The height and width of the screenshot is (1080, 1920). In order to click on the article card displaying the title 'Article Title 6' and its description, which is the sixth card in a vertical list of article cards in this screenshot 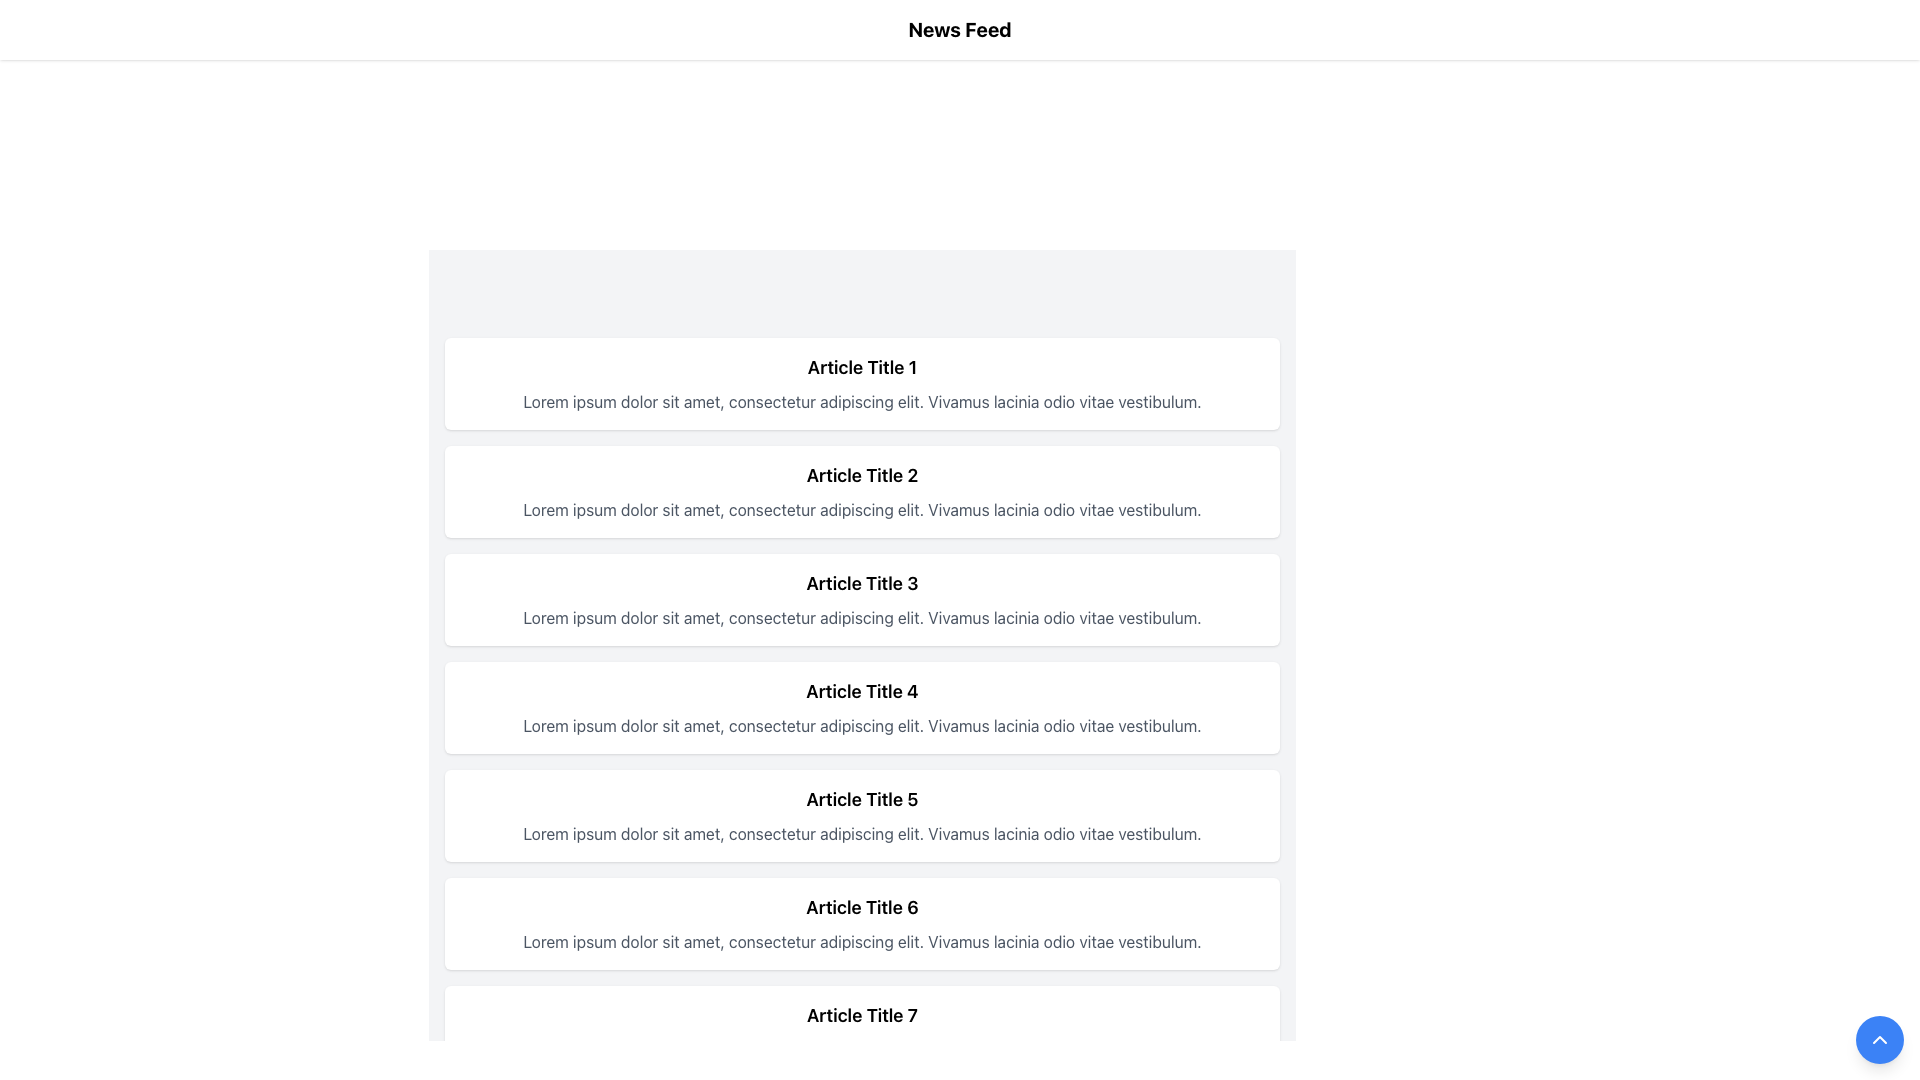, I will do `click(862, 924)`.